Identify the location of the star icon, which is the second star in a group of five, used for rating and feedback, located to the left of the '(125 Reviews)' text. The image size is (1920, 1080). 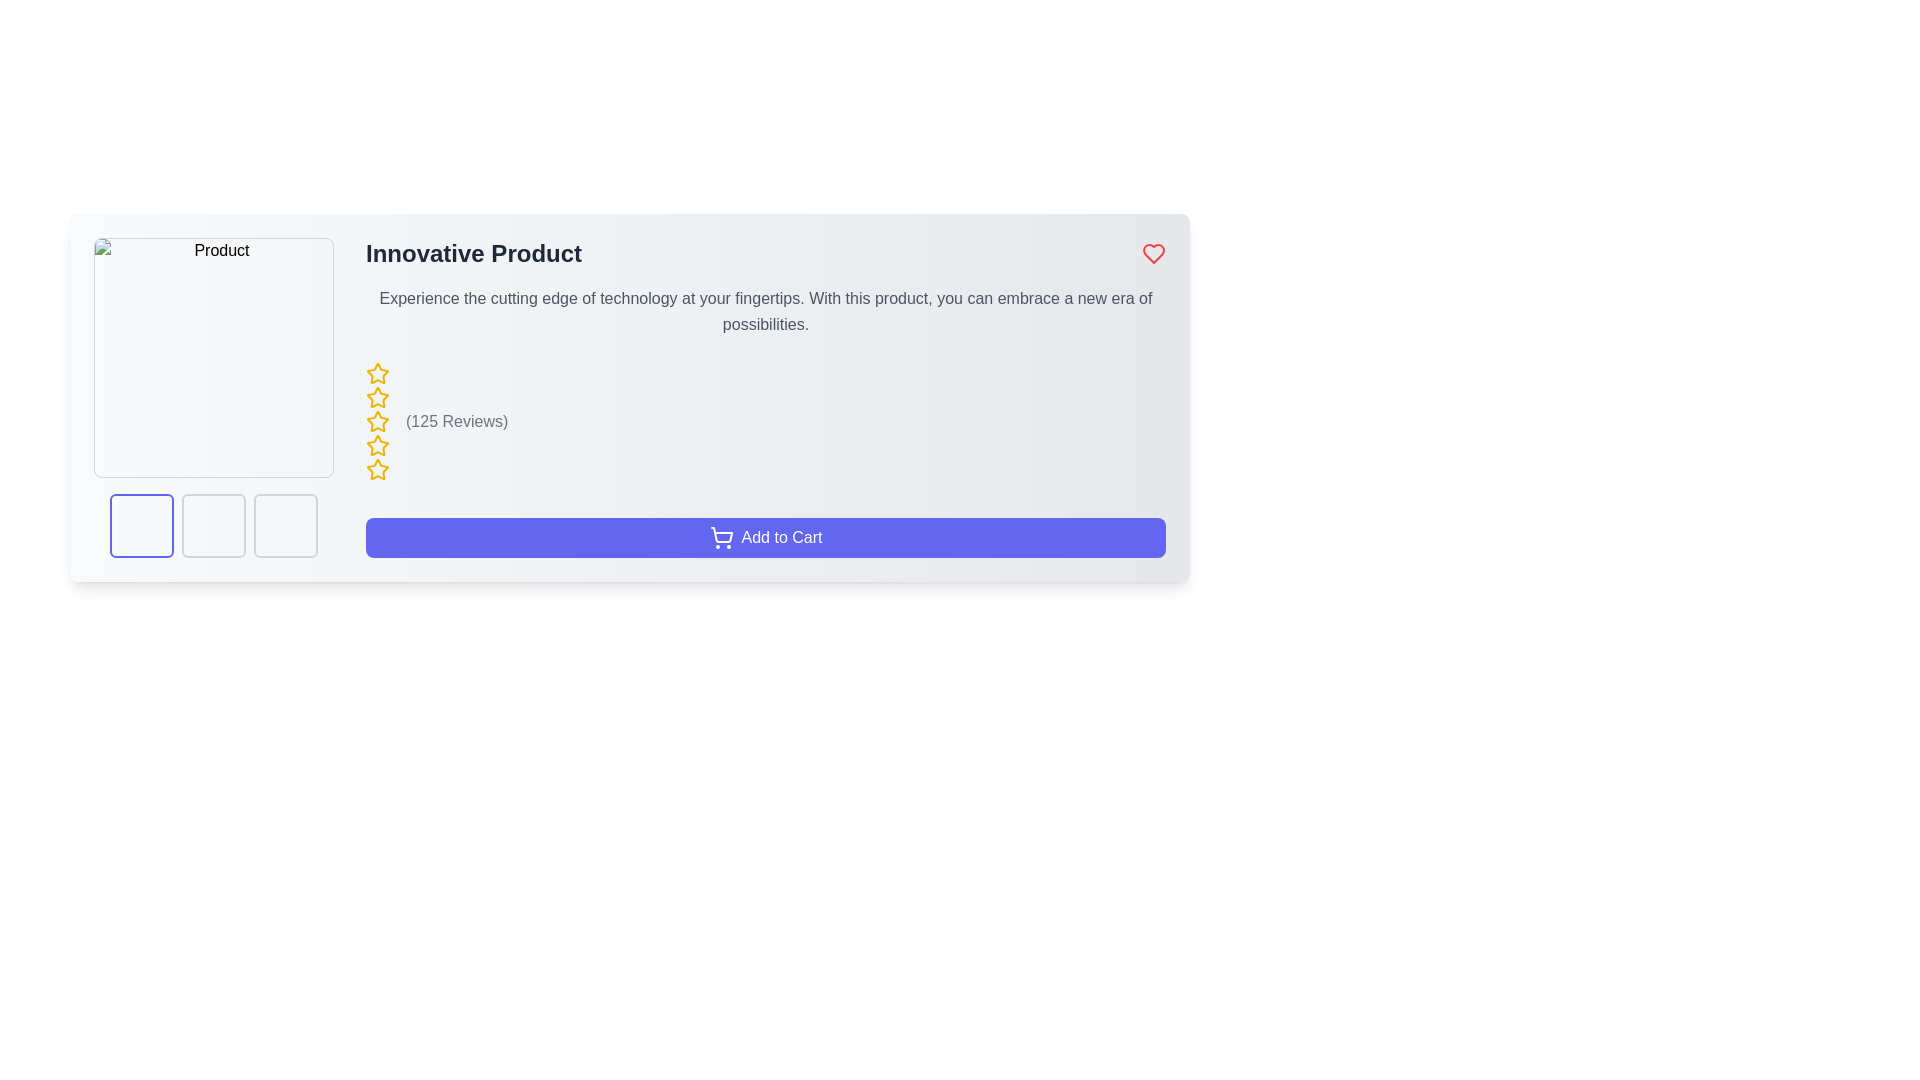
(378, 420).